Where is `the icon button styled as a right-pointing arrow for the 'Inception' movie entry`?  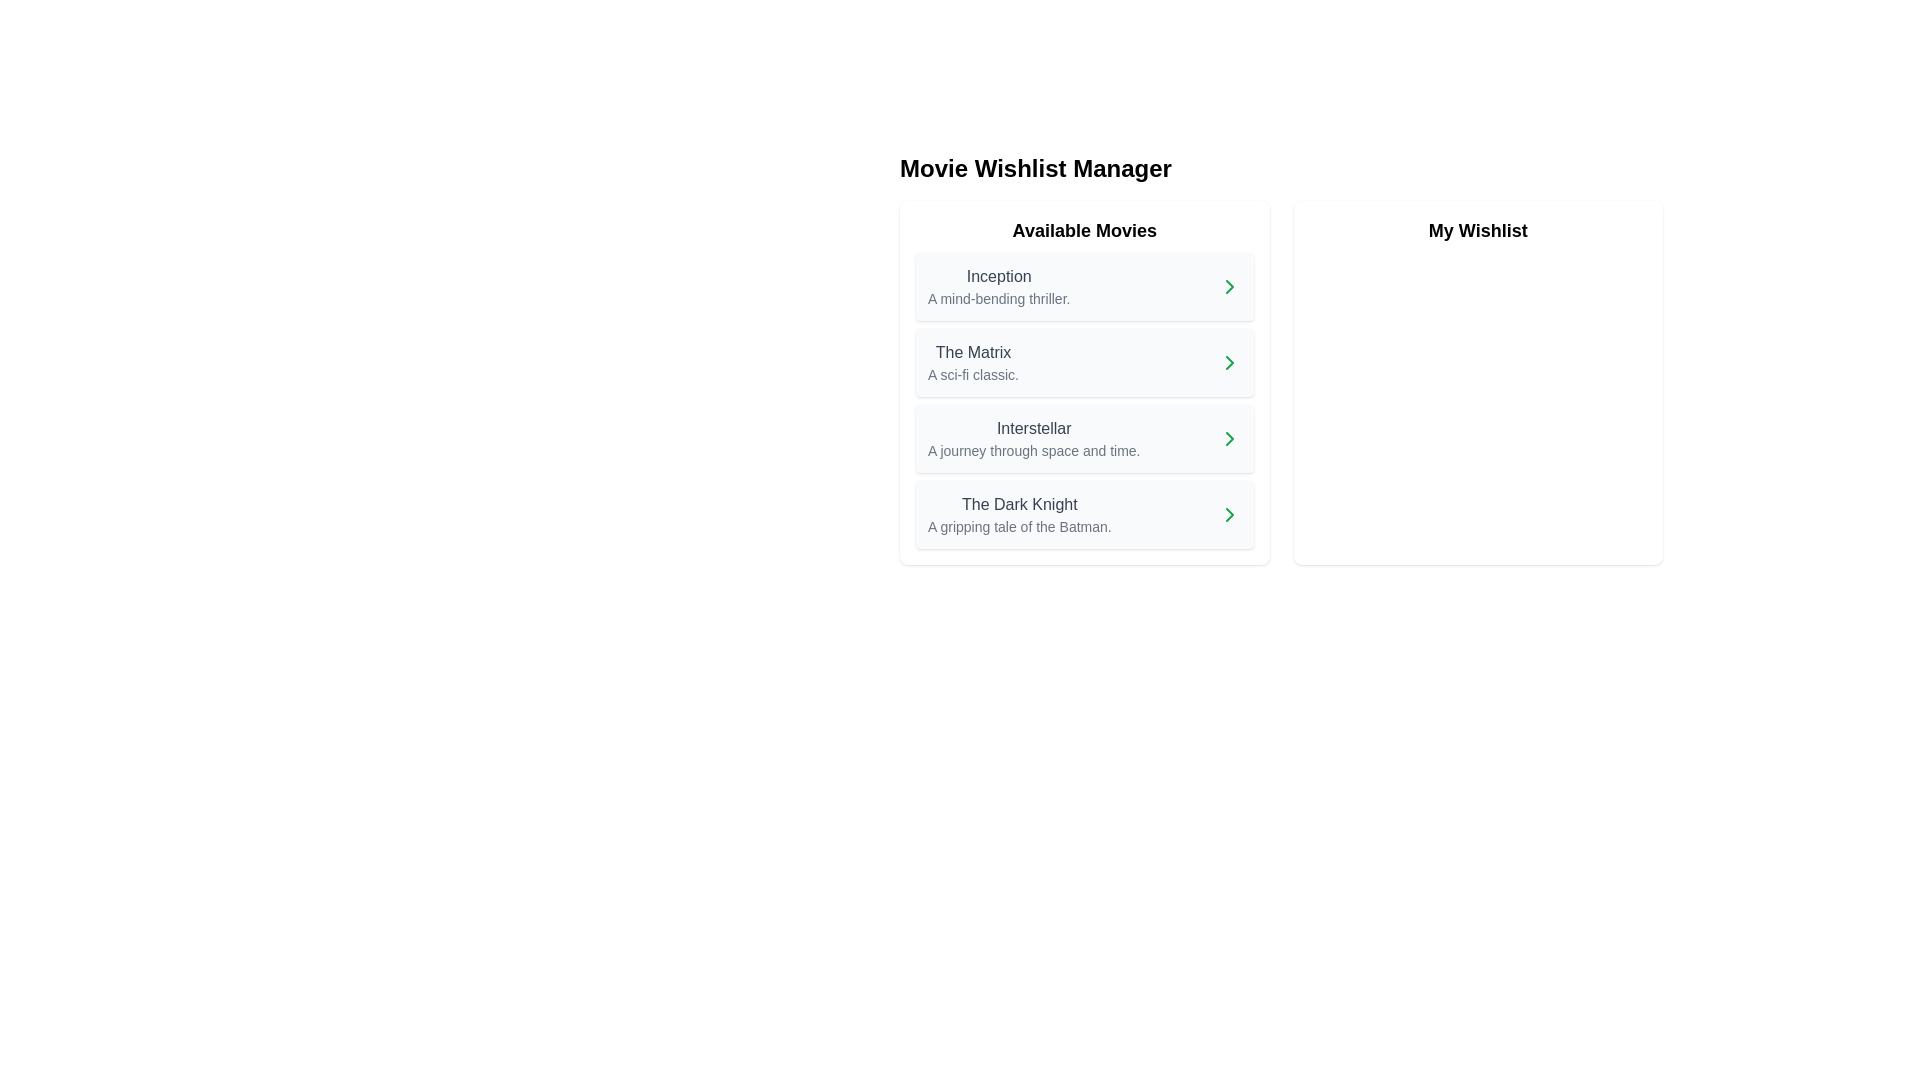 the icon button styled as a right-pointing arrow for the 'Inception' movie entry is located at coordinates (1228, 286).